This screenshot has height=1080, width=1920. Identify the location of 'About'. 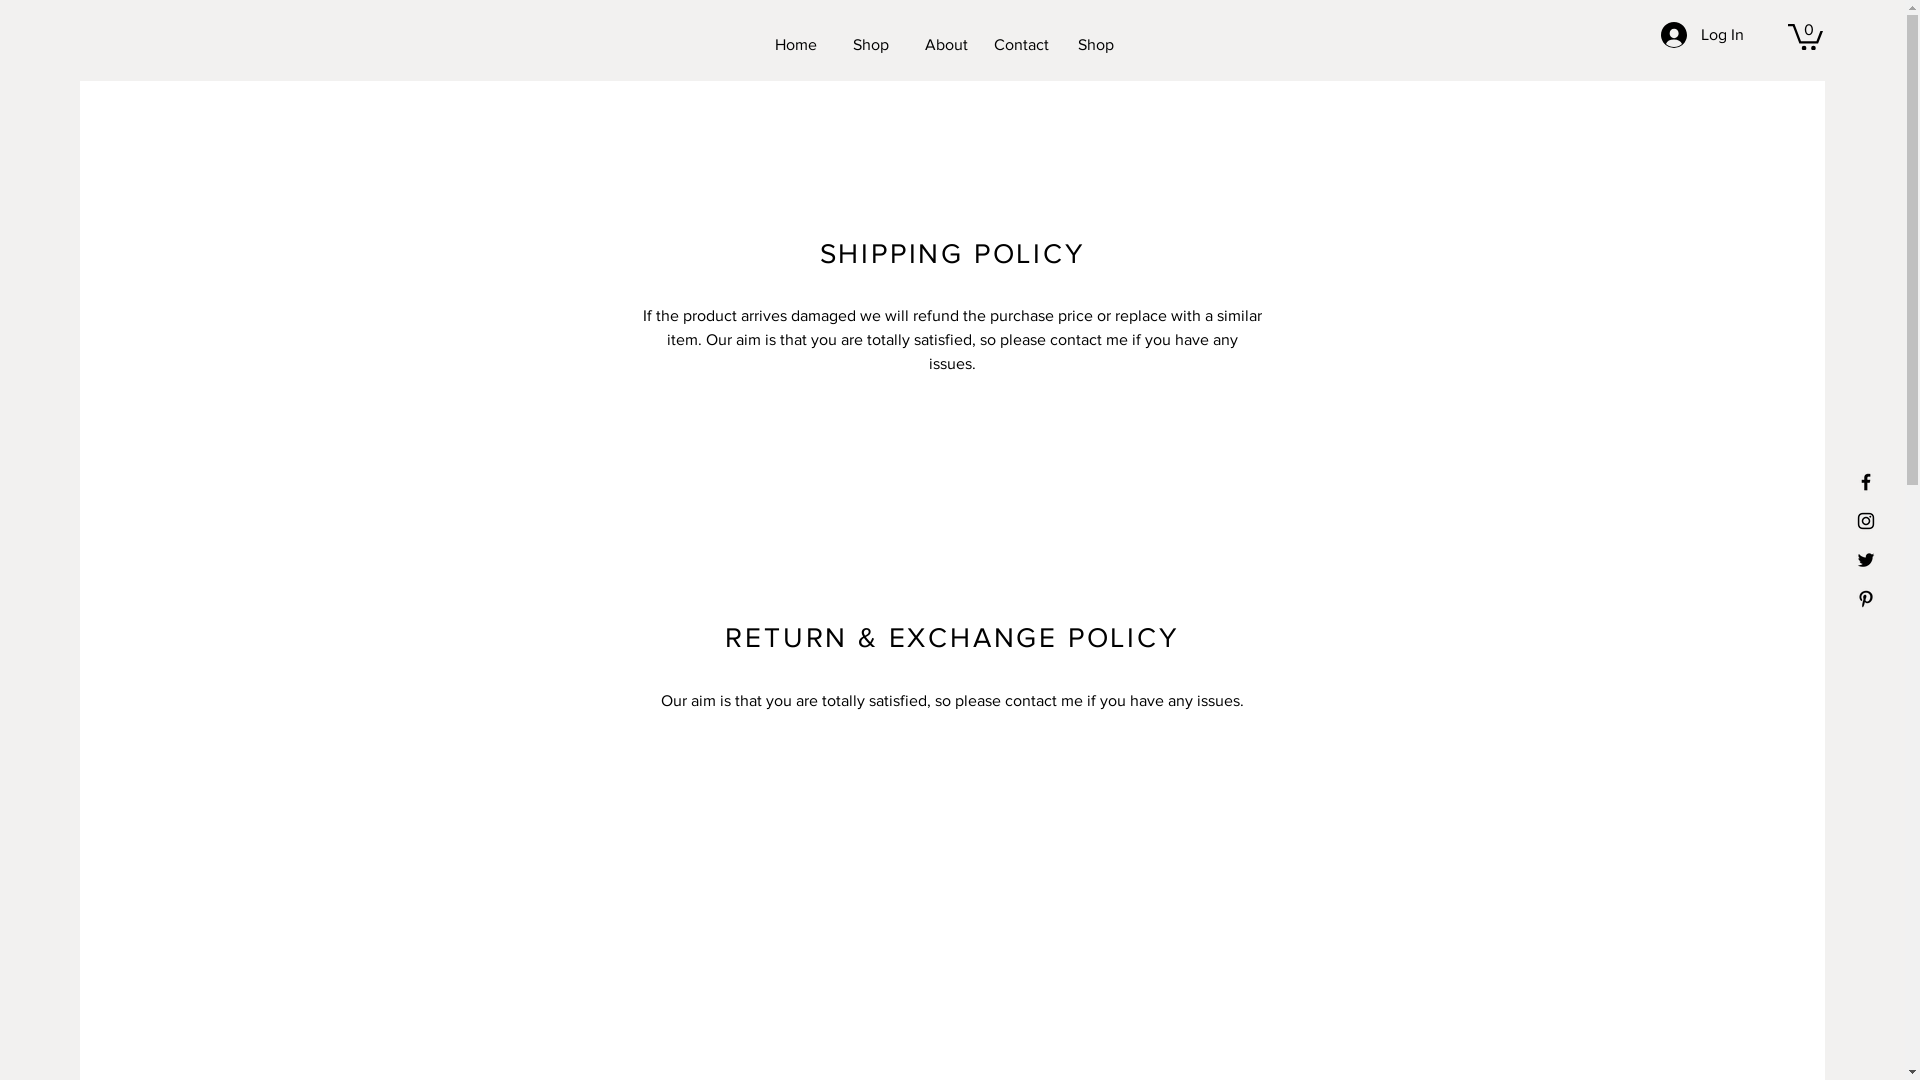
(944, 45).